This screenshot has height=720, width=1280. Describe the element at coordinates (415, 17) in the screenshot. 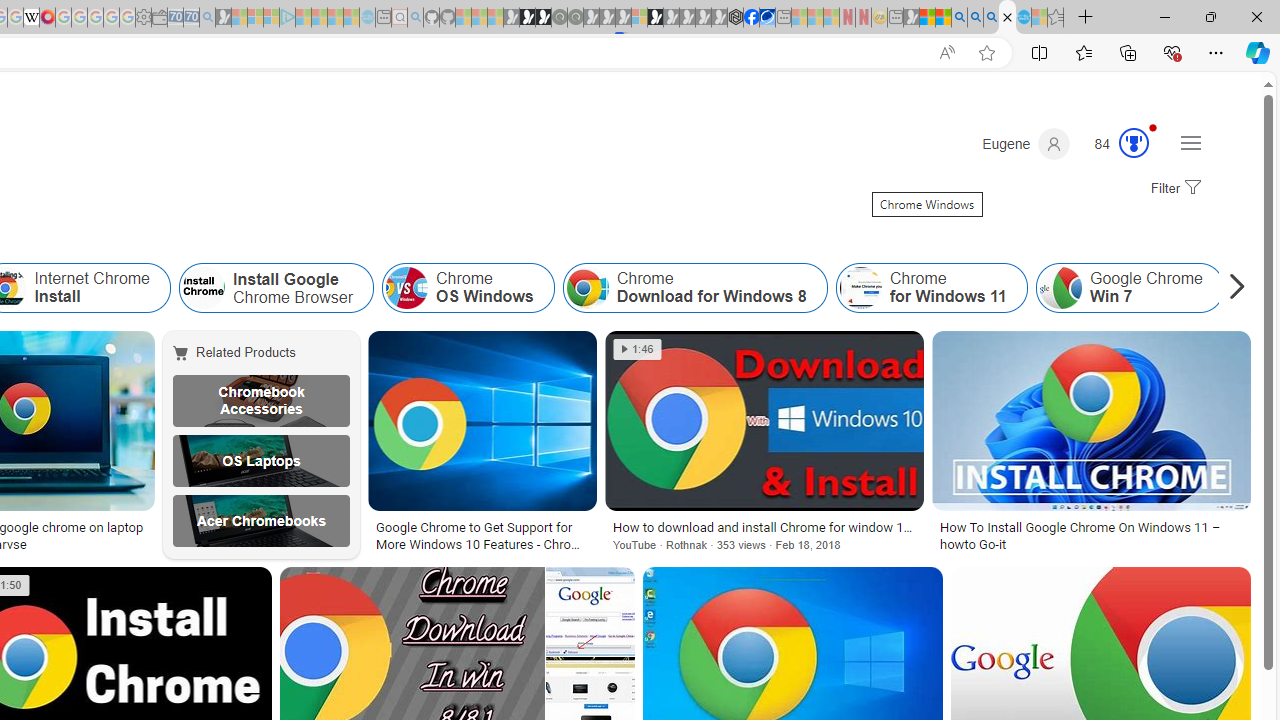

I see `'github - Search - Sleeping'` at that location.